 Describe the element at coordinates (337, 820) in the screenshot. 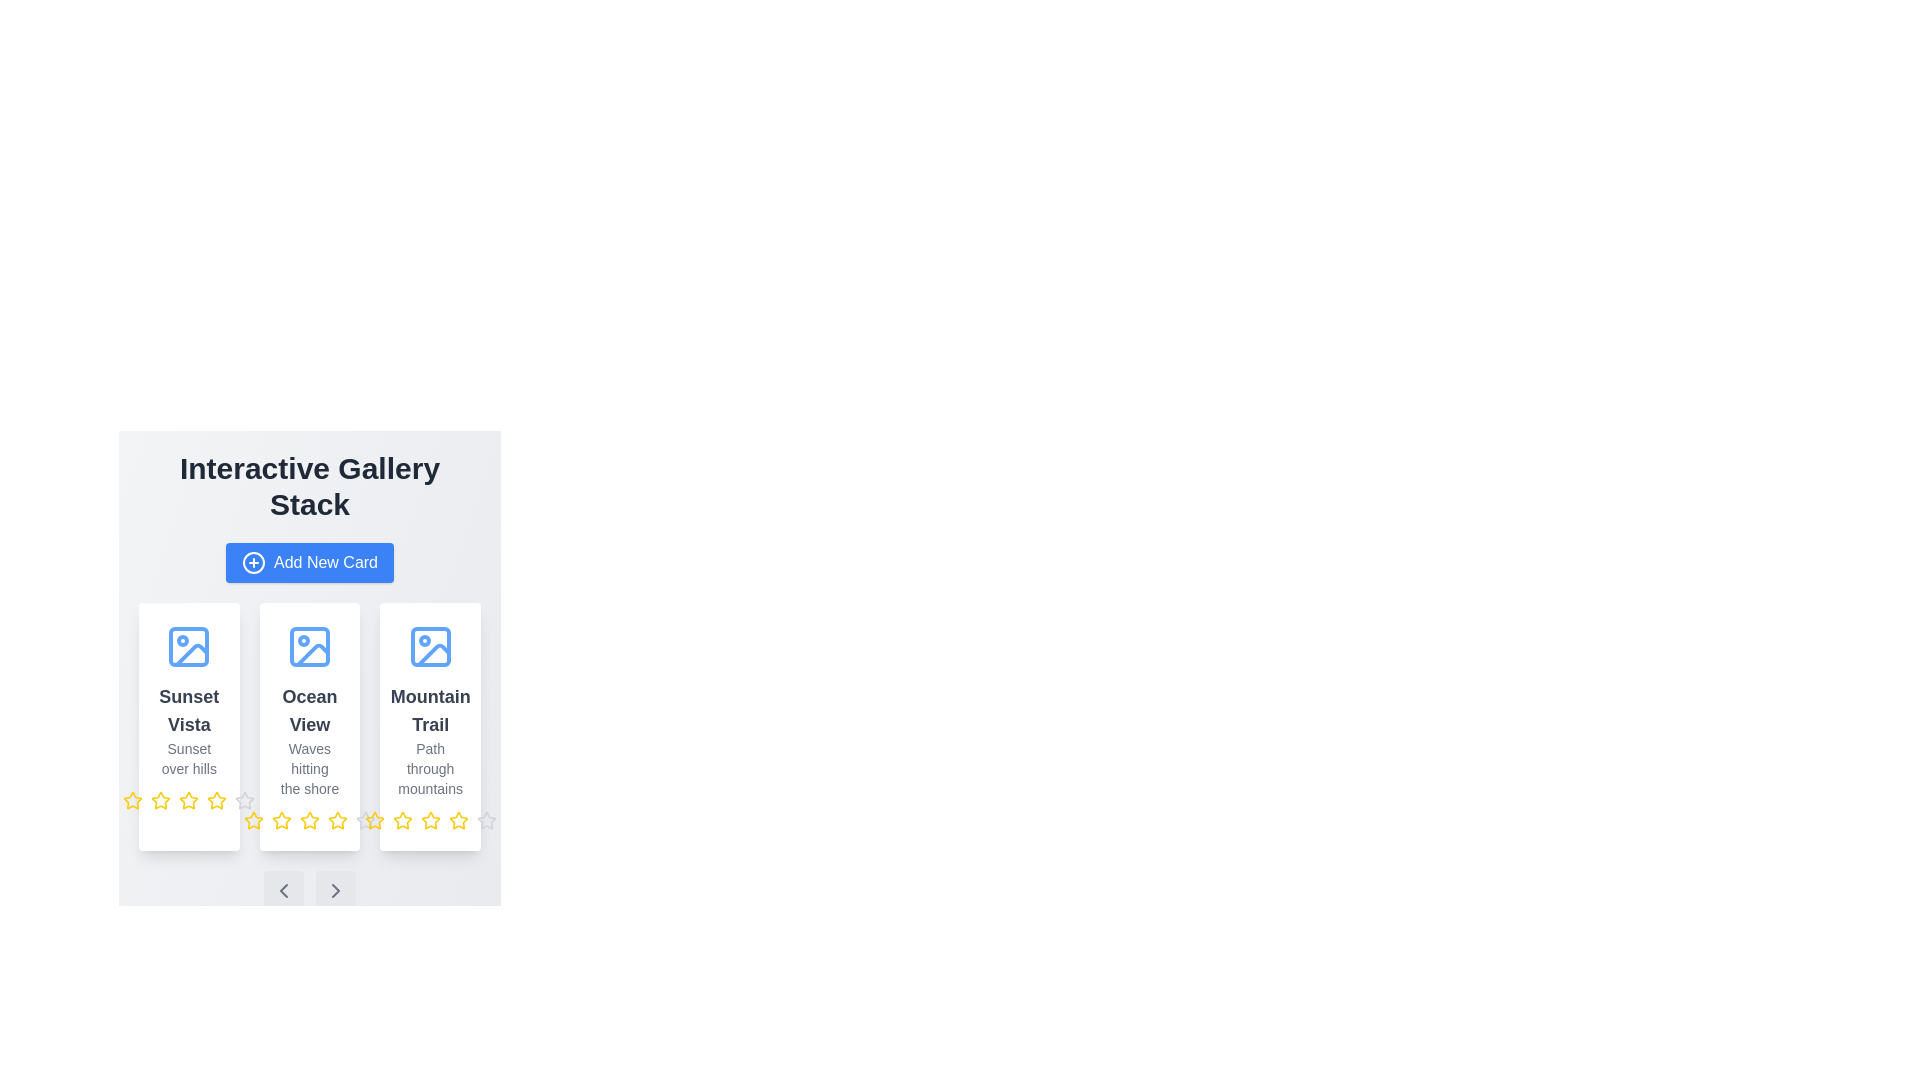

I see `the third star icon from the left in the horizontal row of rating stars under the 'Ocean View' card` at that location.